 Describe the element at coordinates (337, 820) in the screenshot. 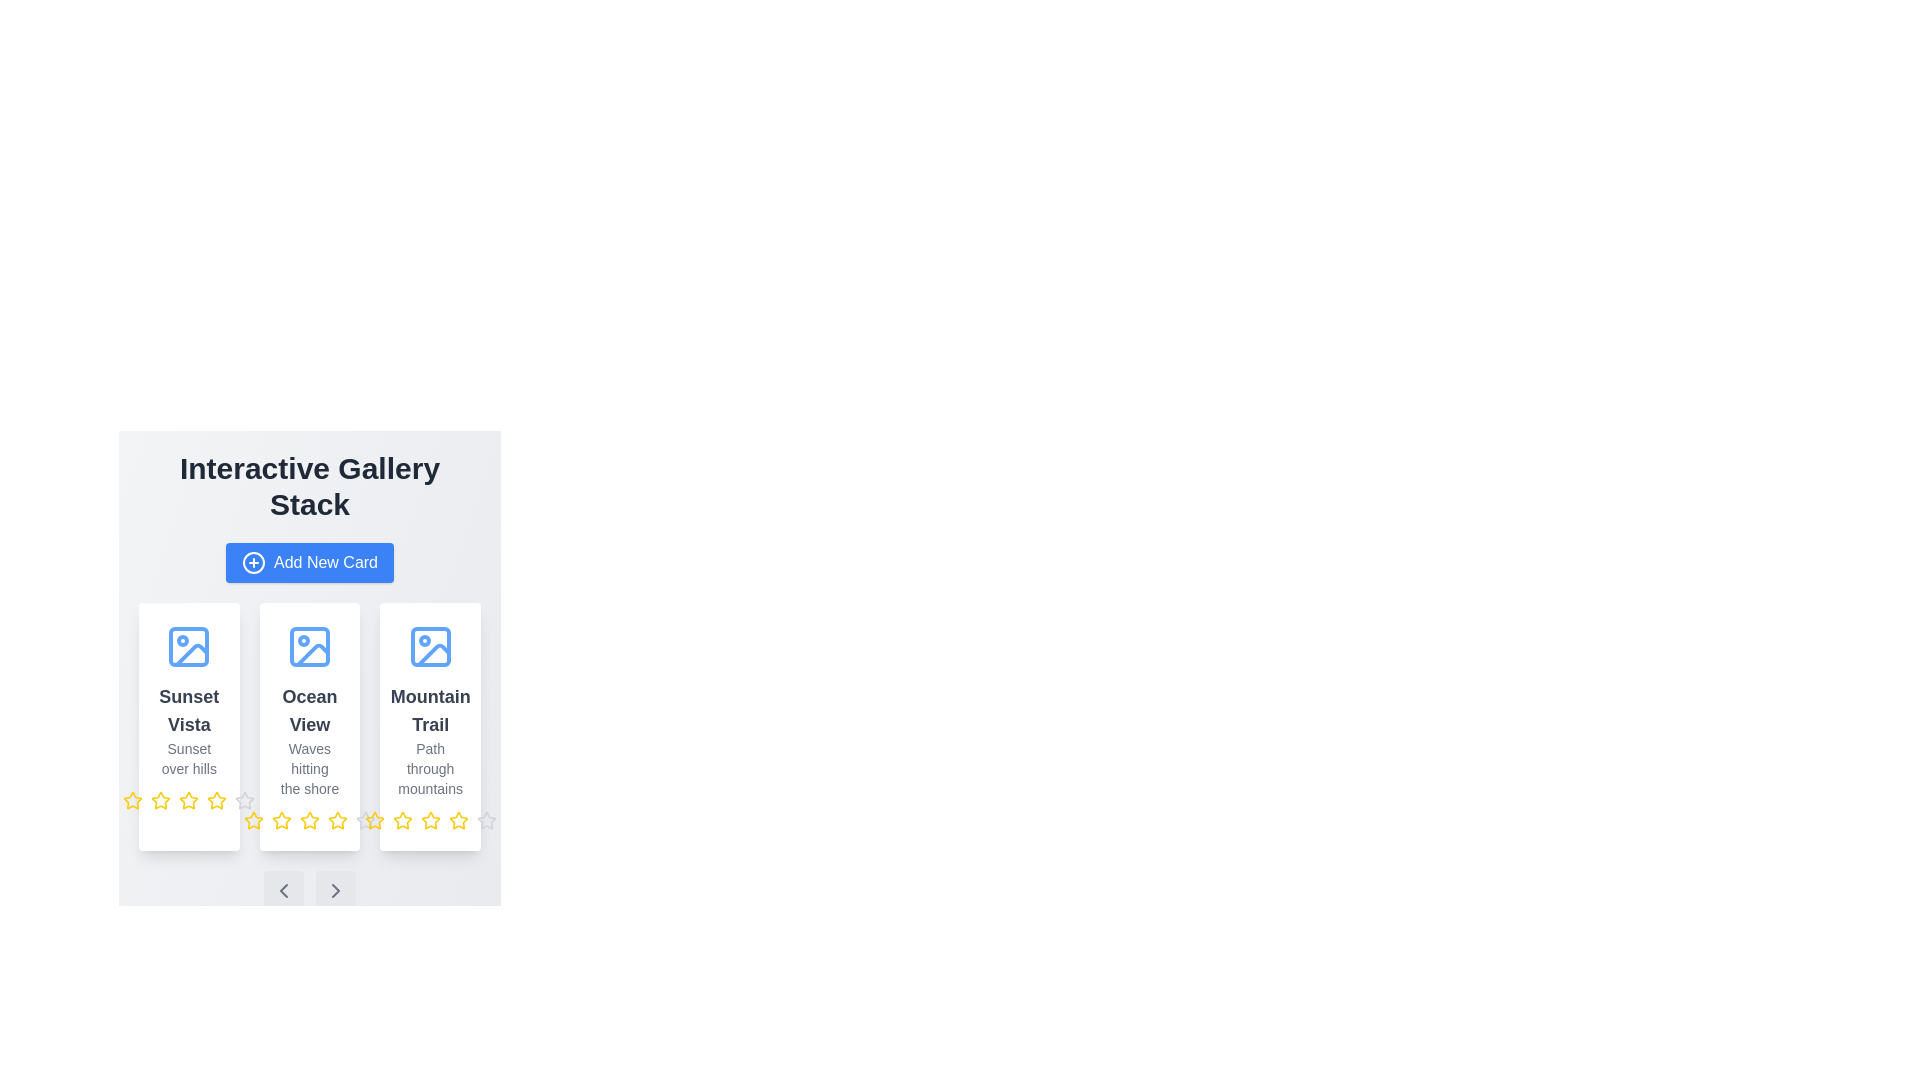

I see `the third star icon from the left in the horizontal row of rating stars under the 'Ocean View' card` at that location.